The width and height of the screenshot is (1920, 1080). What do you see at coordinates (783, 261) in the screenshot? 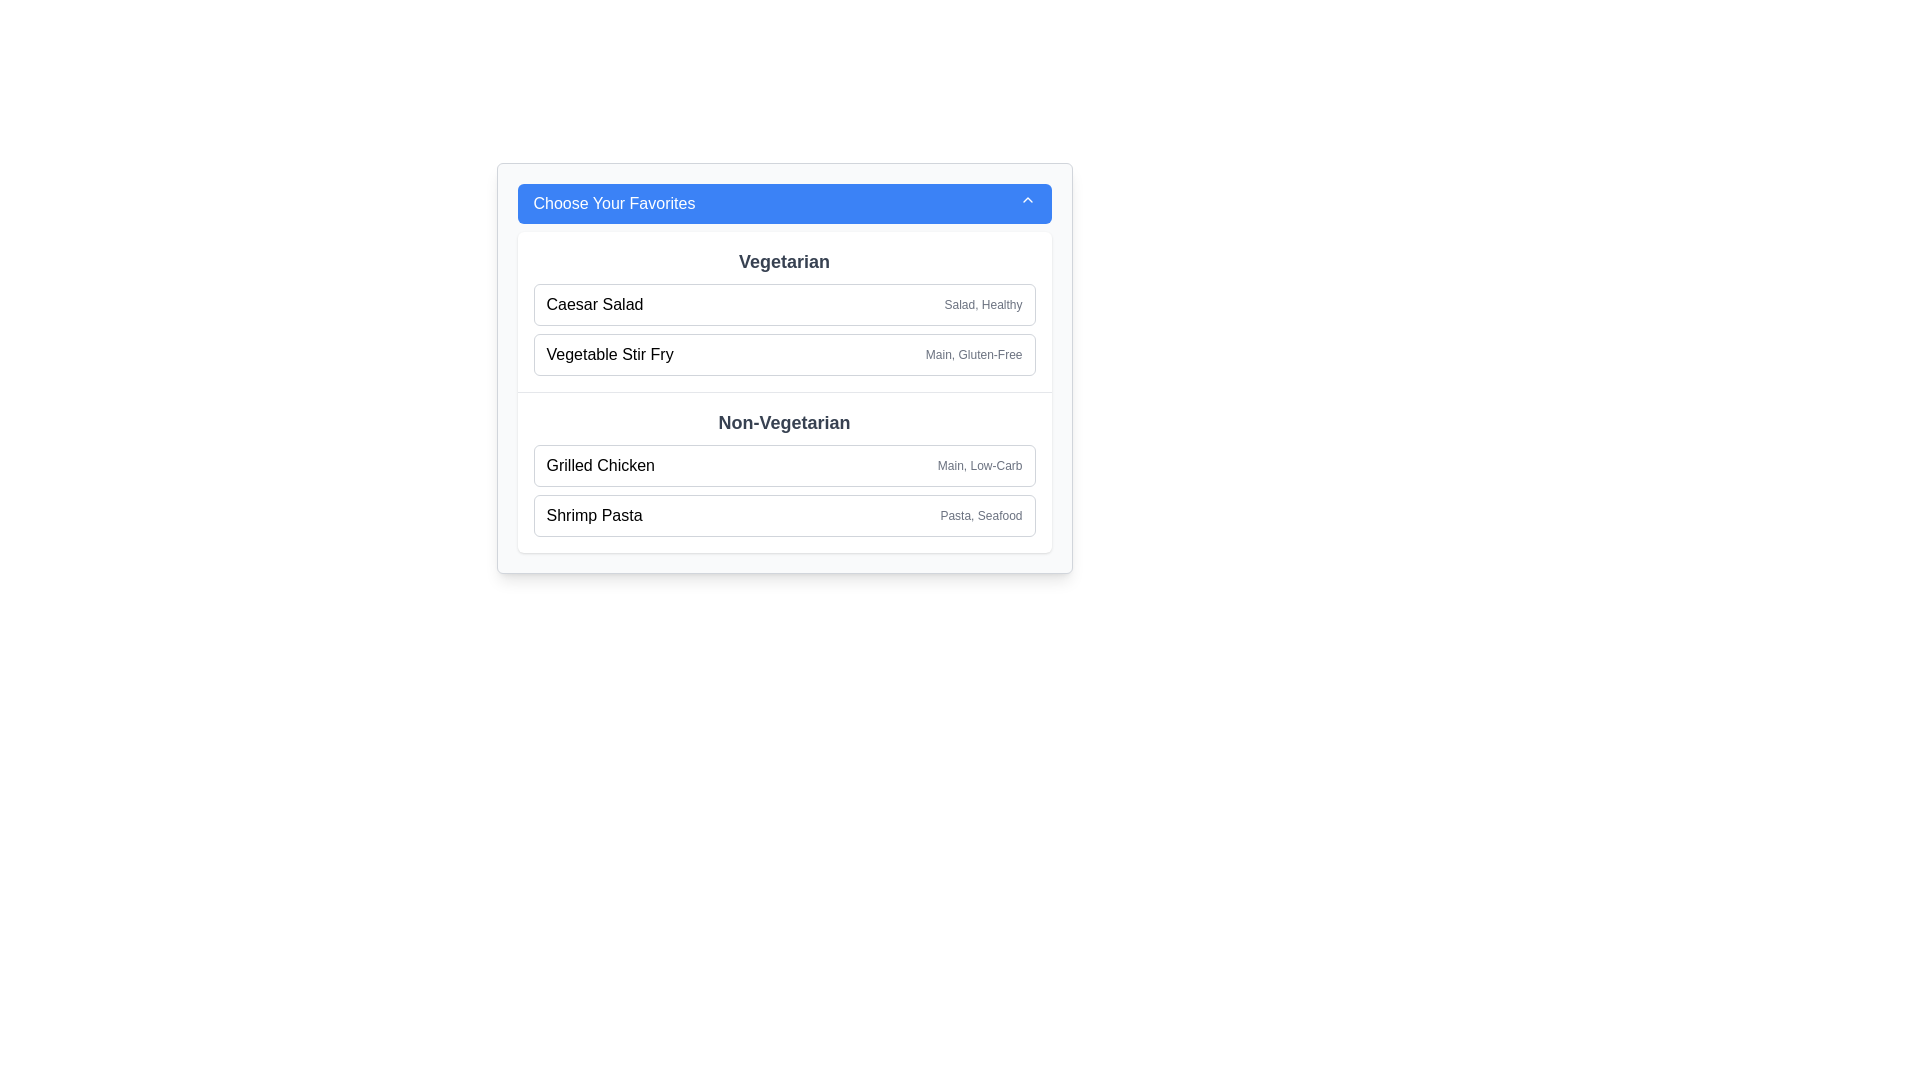
I see `the 'Vegetarian' text label, which is styled with bold typography and is located below the 'Choose Your Favorites' header` at bounding box center [783, 261].